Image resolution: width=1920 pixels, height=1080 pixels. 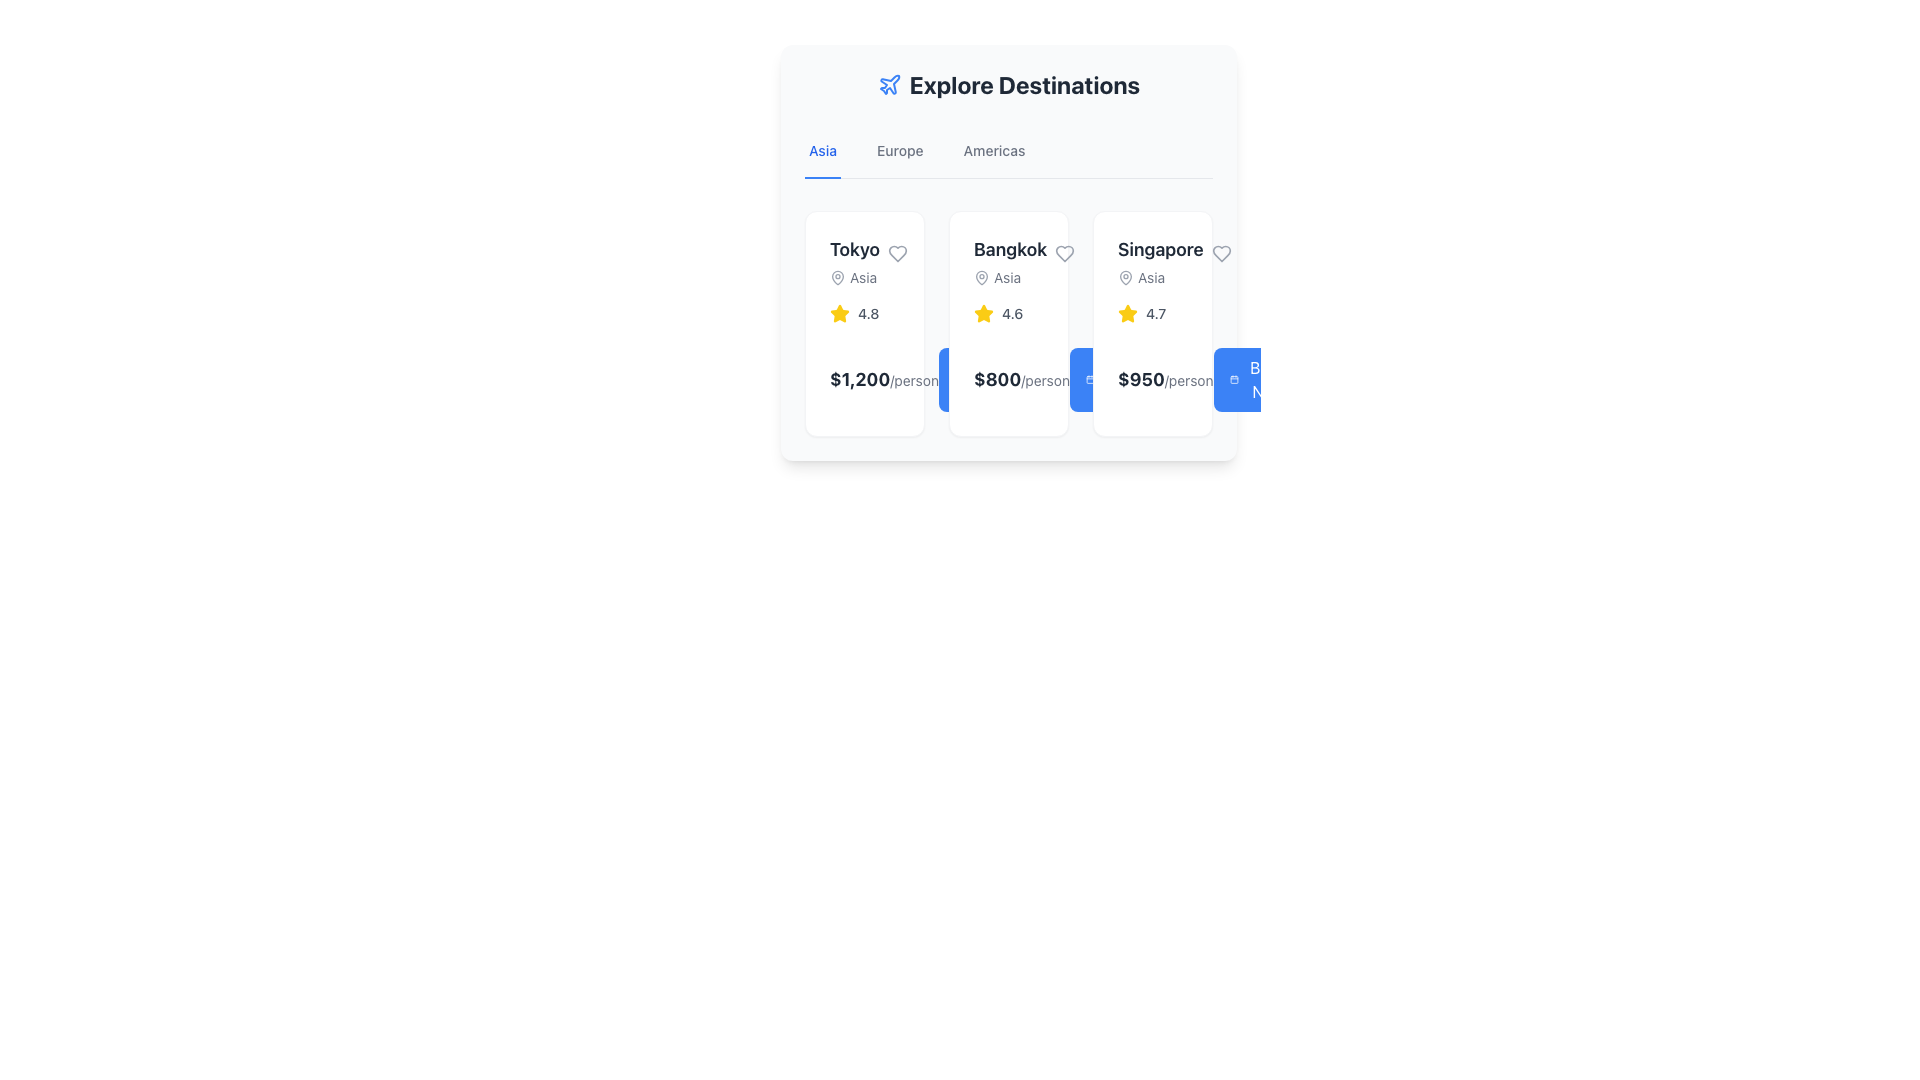 I want to click on the monetary informational label displaying '$950/person' in the Singapore card, which is located below the rating section and prominently positioned in the third column, so click(x=1152, y=380).